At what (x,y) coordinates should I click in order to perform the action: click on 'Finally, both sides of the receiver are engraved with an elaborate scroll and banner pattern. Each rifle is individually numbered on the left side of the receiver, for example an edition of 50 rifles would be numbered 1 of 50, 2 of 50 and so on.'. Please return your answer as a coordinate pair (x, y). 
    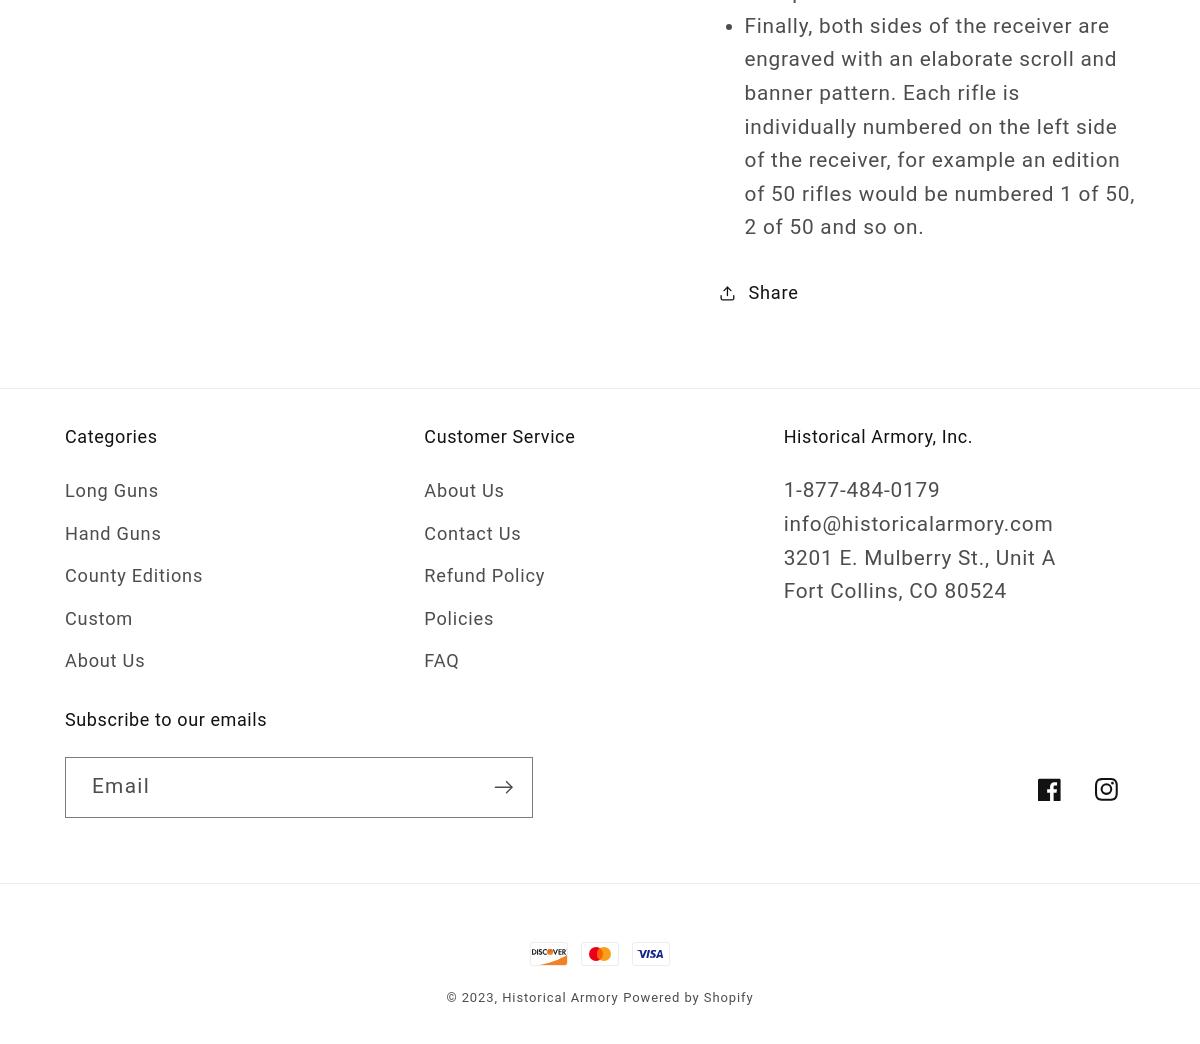
    Looking at the image, I should click on (939, 126).